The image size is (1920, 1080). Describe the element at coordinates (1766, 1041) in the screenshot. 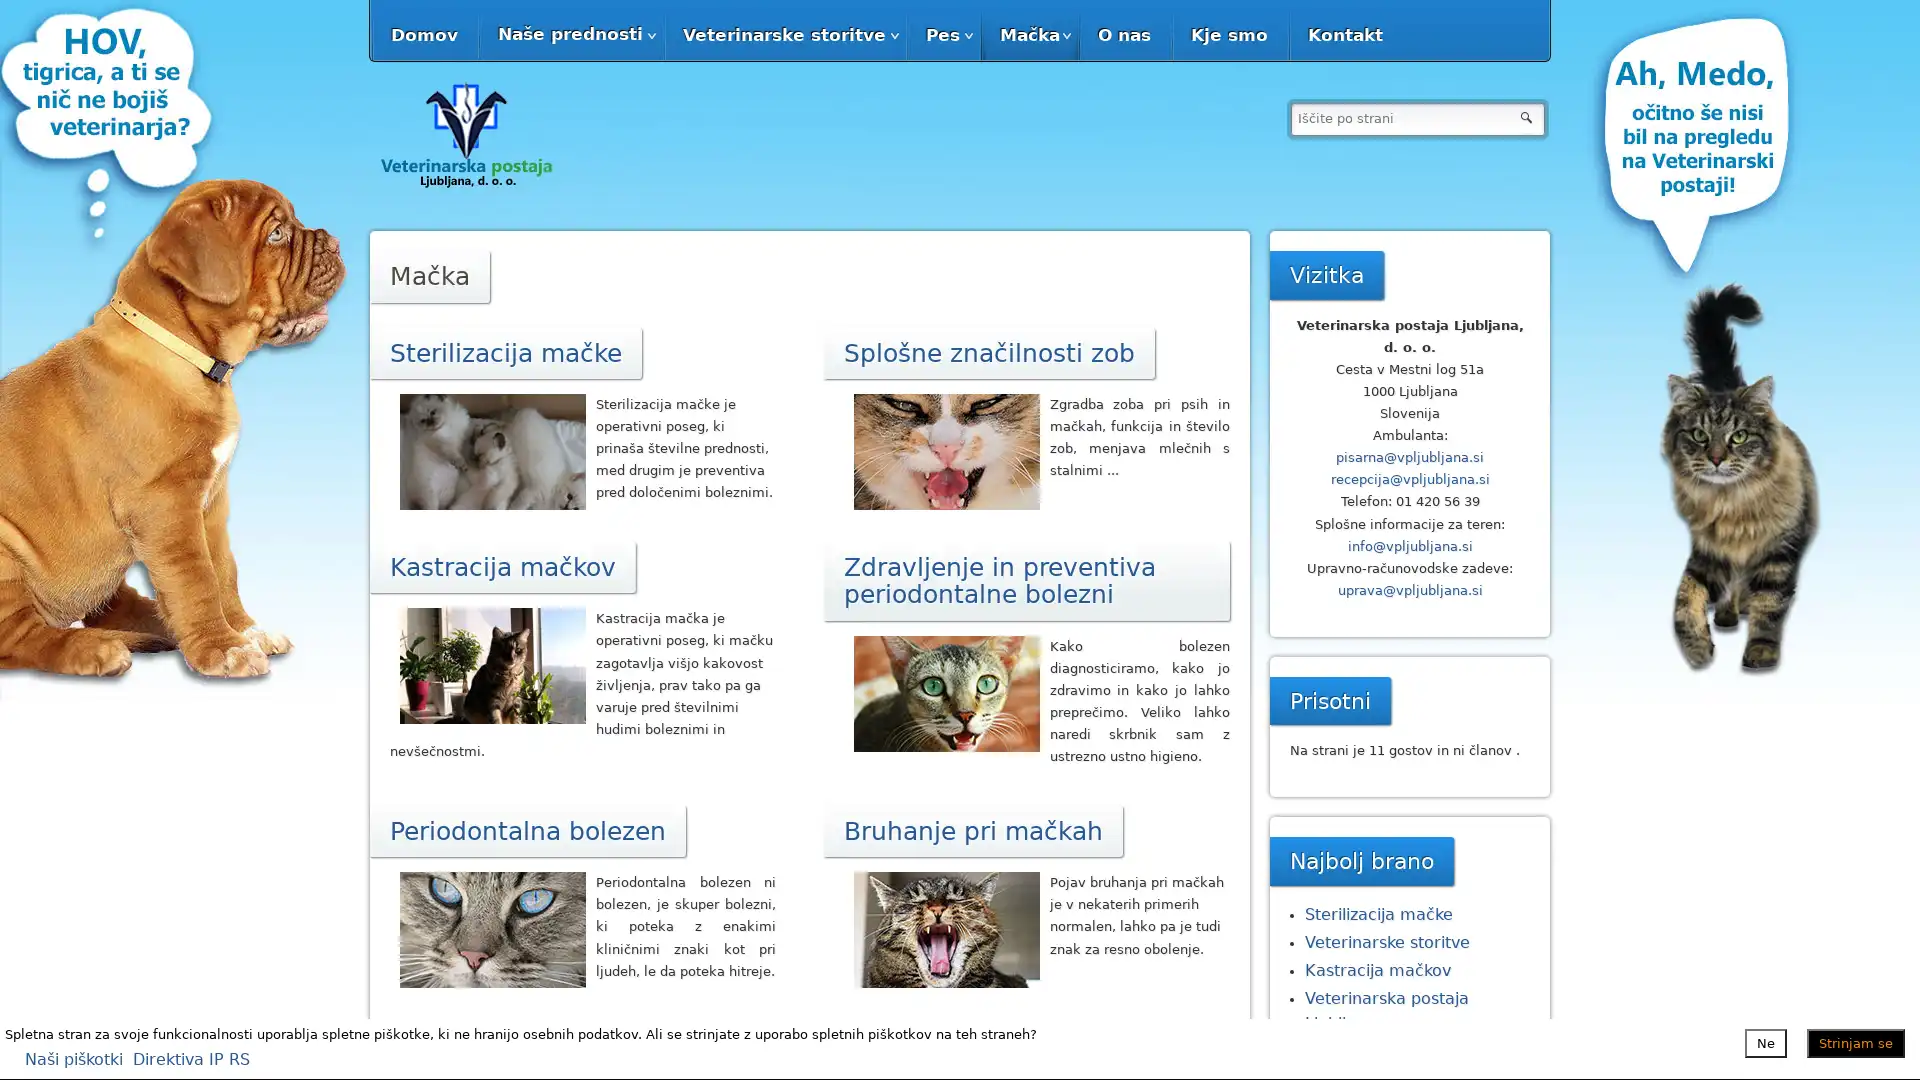

I see `Ne` at that location.